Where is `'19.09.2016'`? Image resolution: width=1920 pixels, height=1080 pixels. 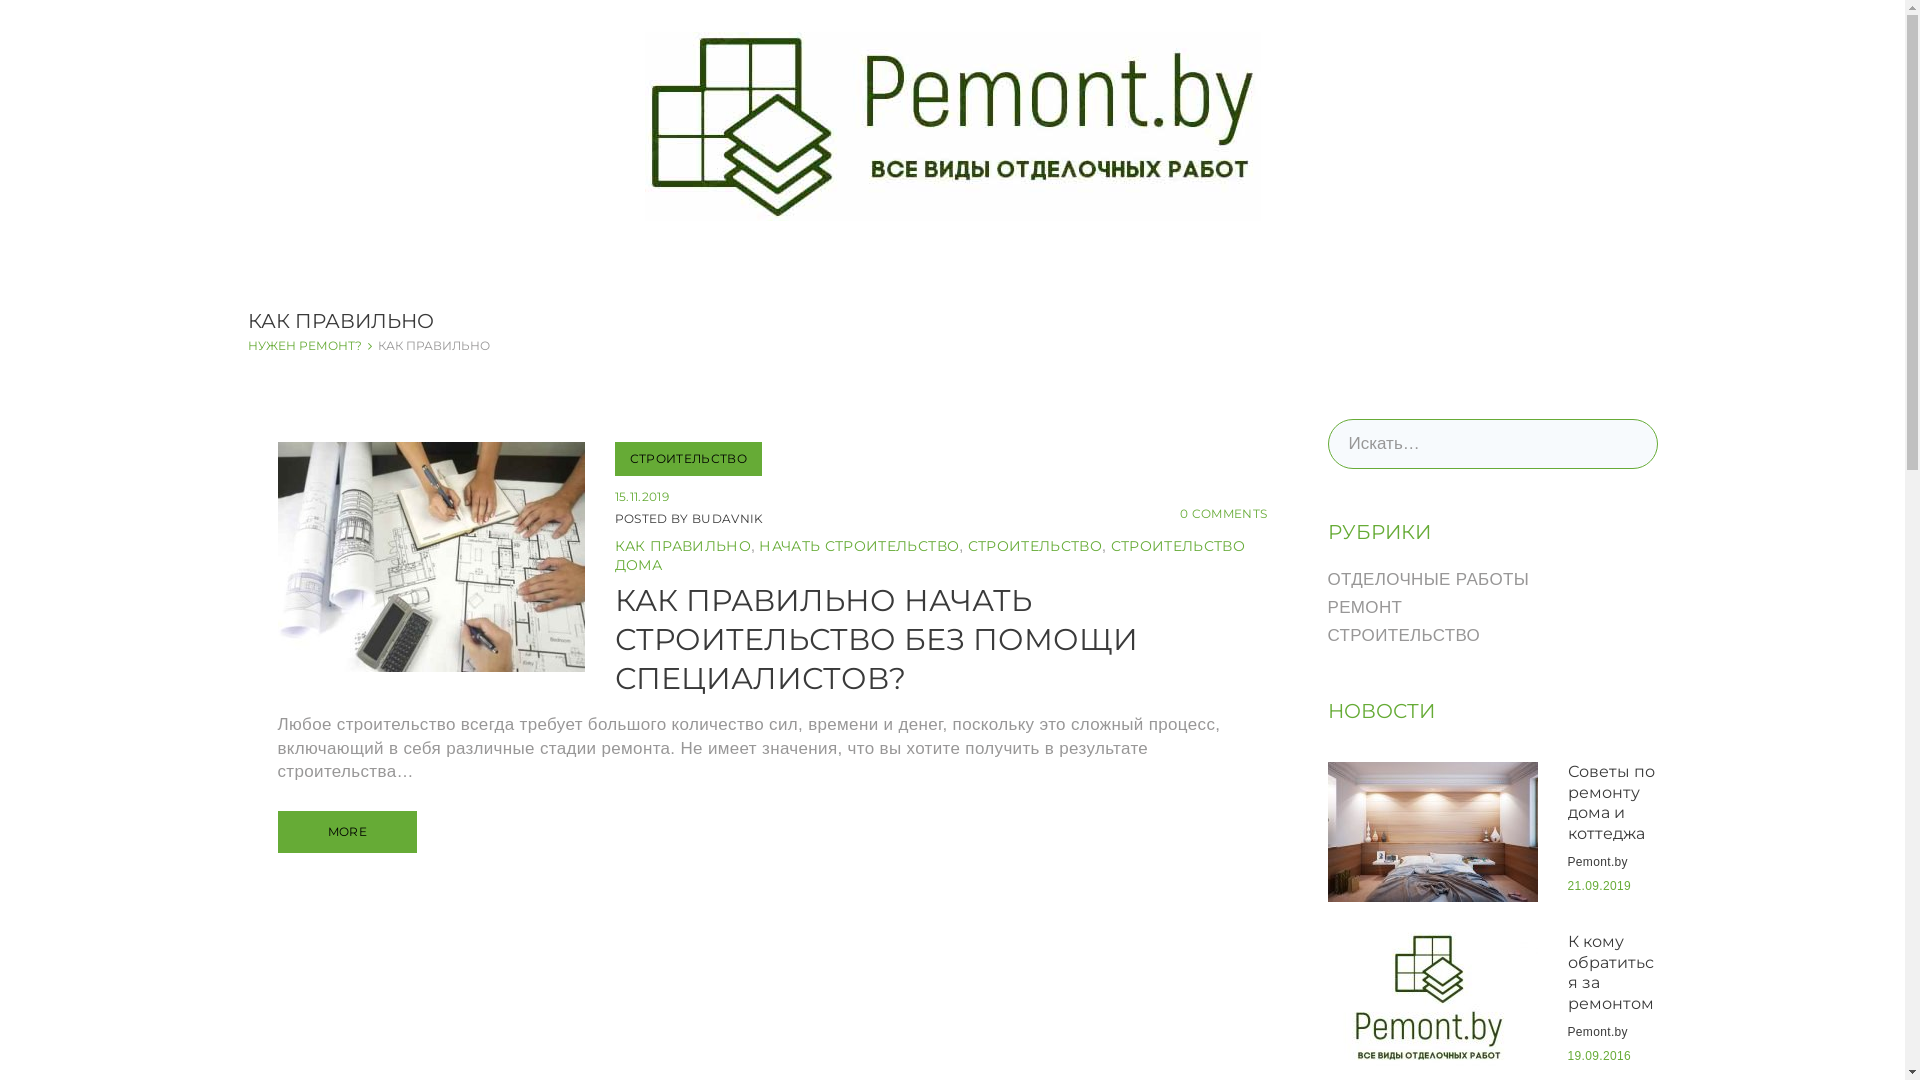
'19.09.2016' is located at coordinates (1567, 1055).